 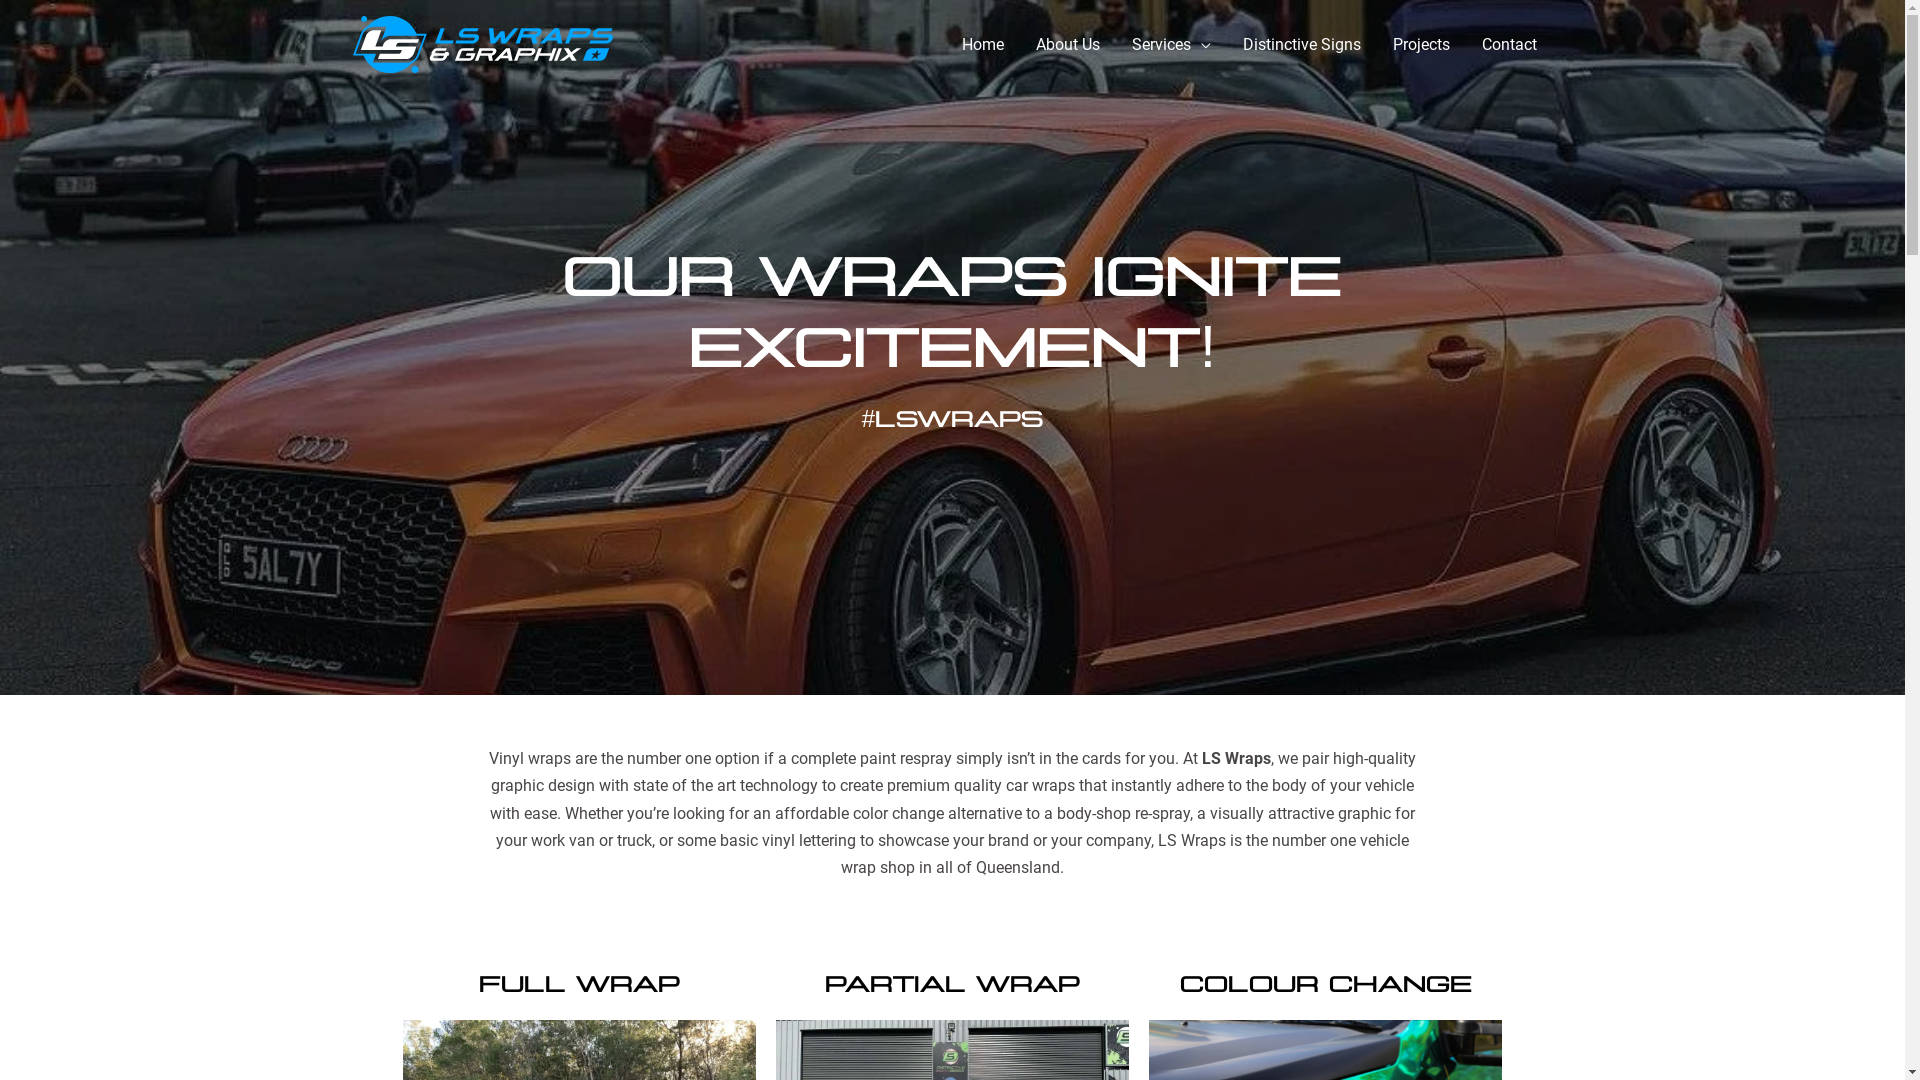 I want to click on 'Home', so click(x=944, y=45).